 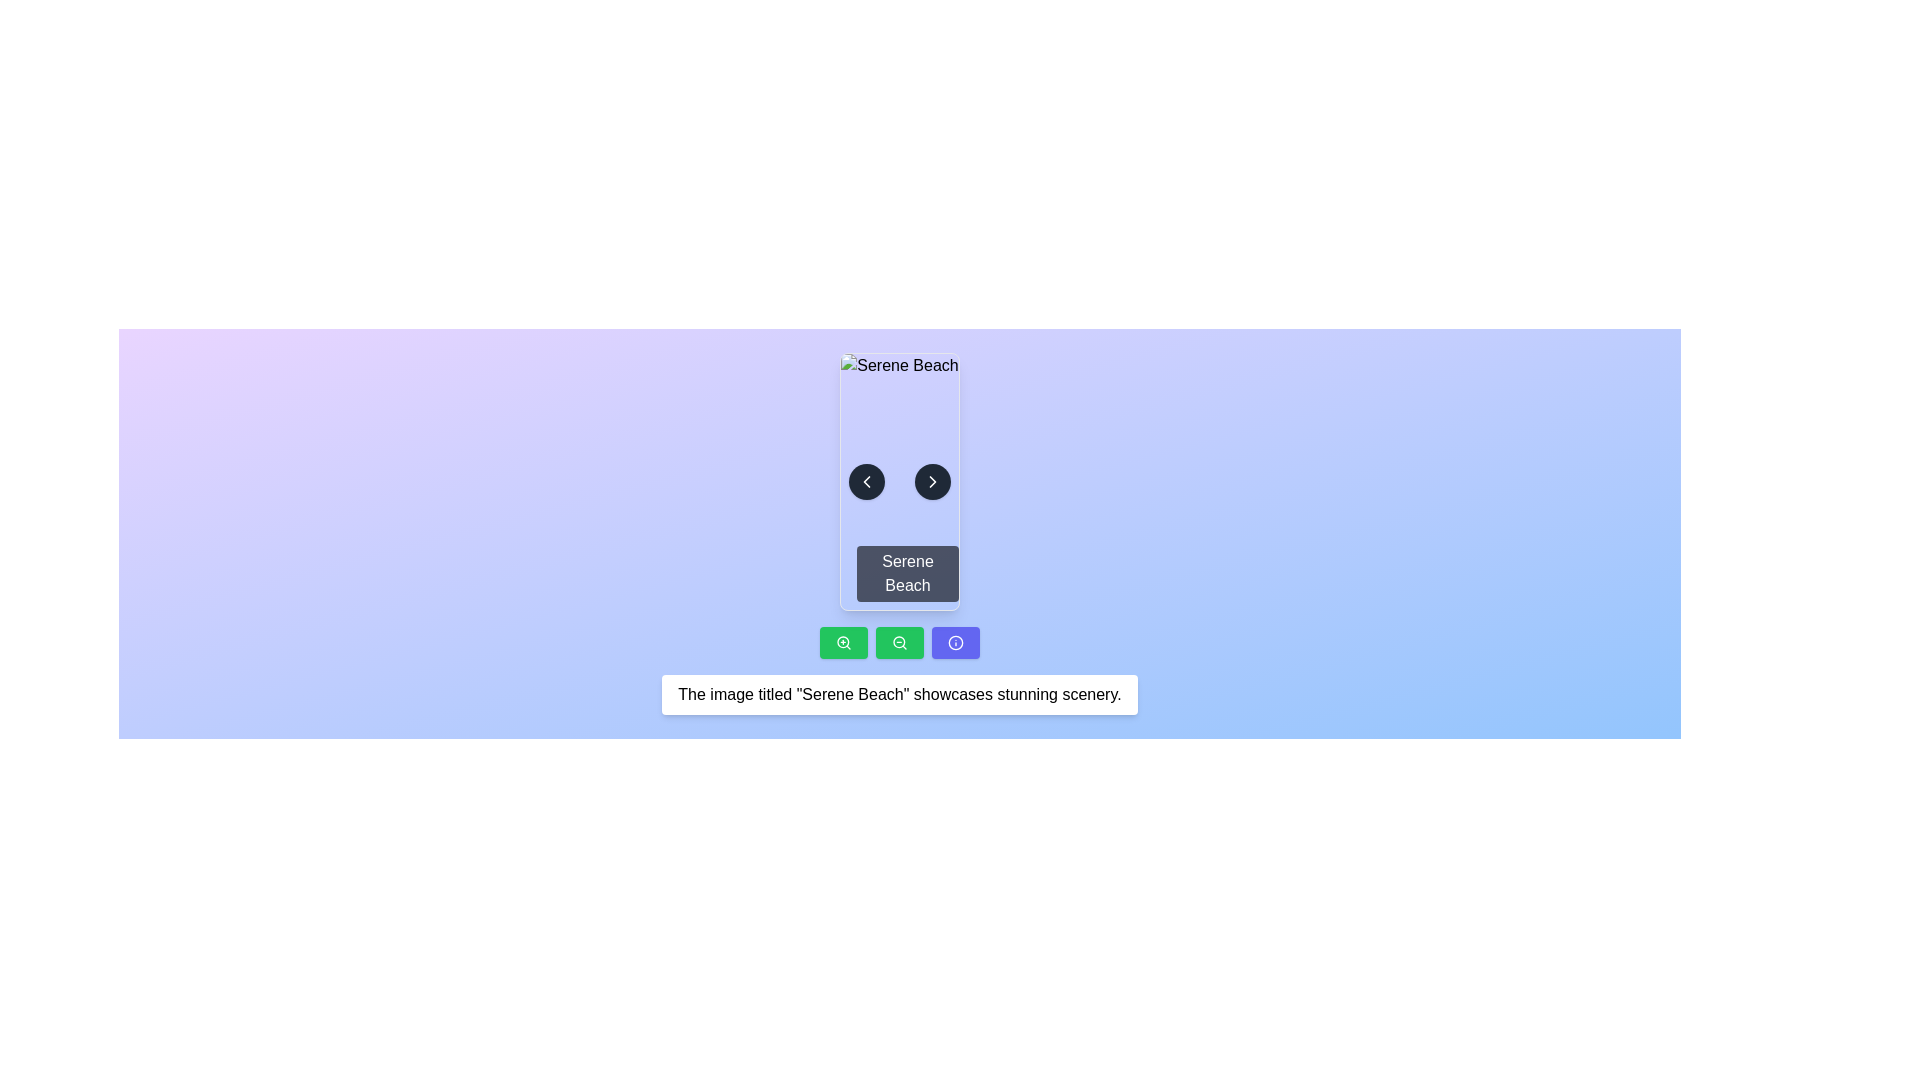 I want to click on the last button in the horizontal row of three buttons below the image display area, so click(x=954, y=643).